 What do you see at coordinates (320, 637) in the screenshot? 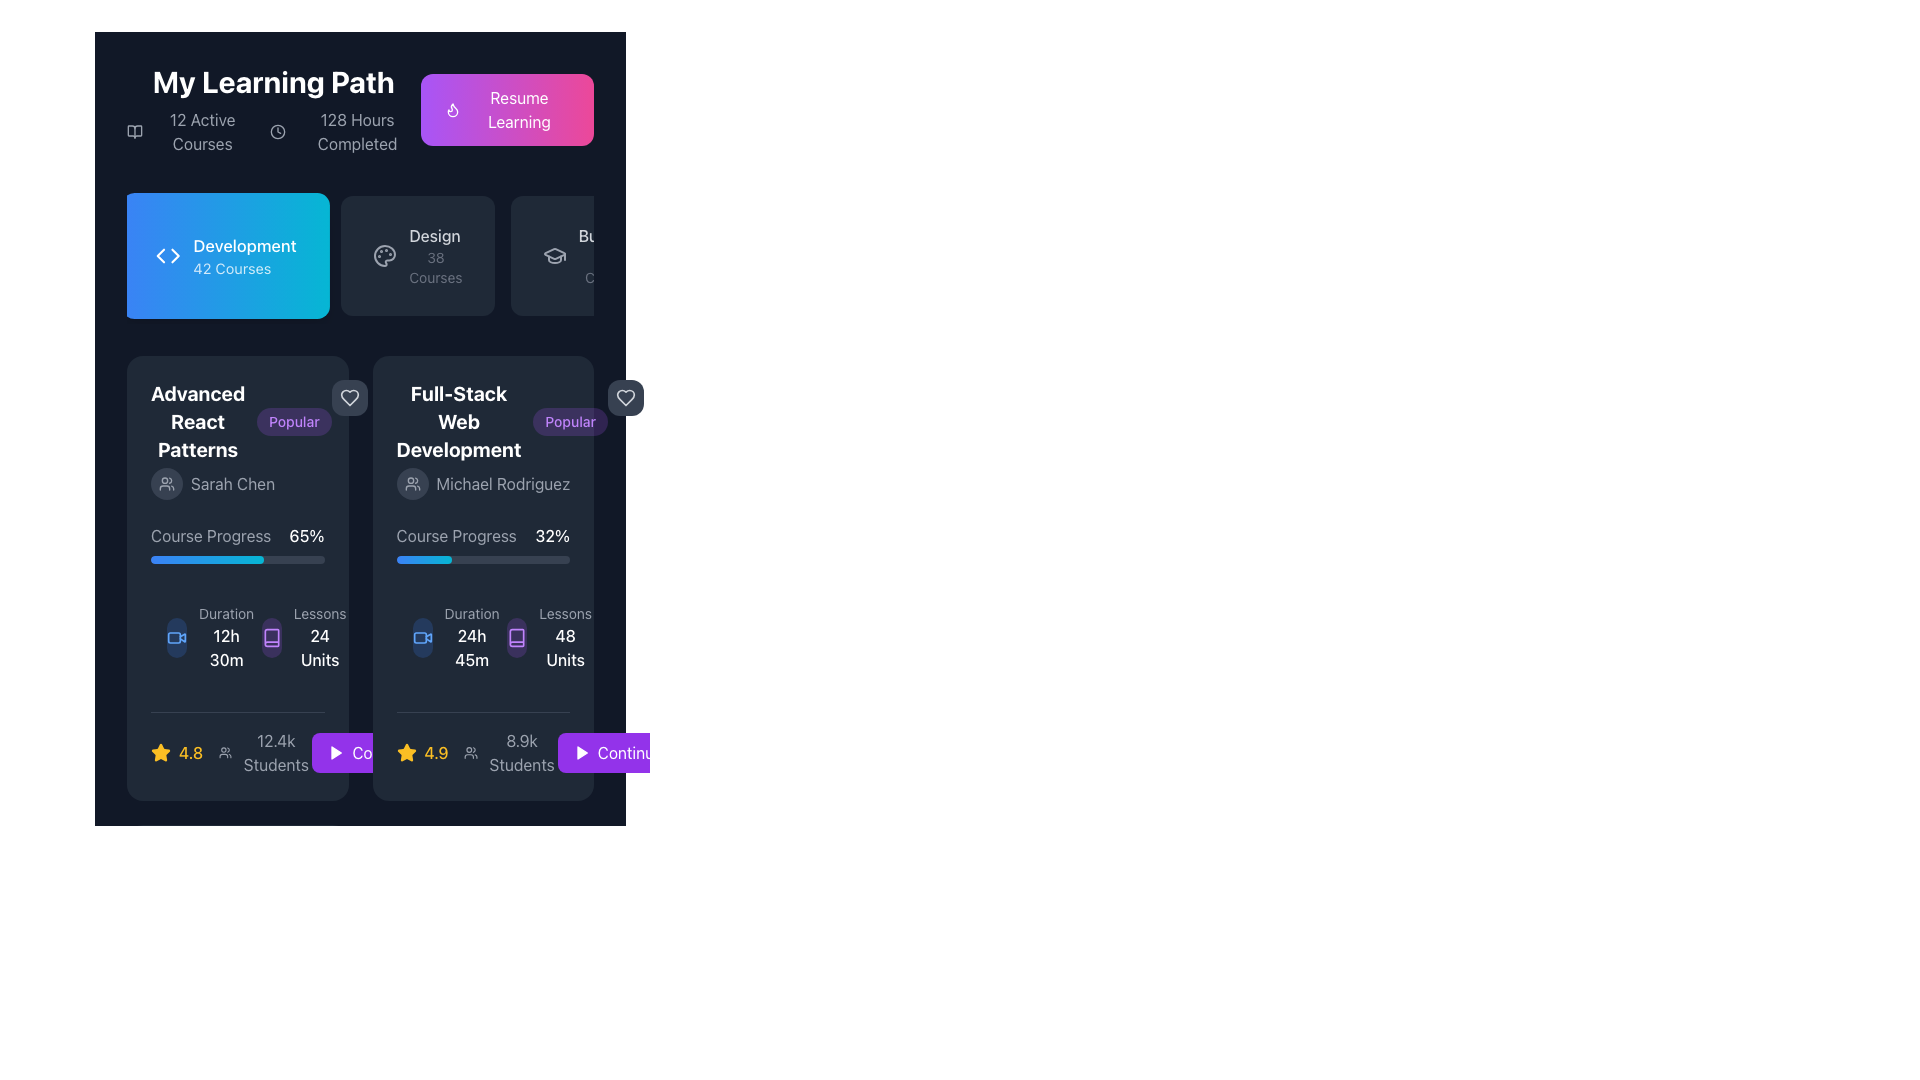
I see `displayed text 'Lessons' and '24 Units' from the Text Display located in the bottom section of the left card, styled with small gray text for 'Lessons' and larger white text for '24 Units'` at bounding box center [320, 637].